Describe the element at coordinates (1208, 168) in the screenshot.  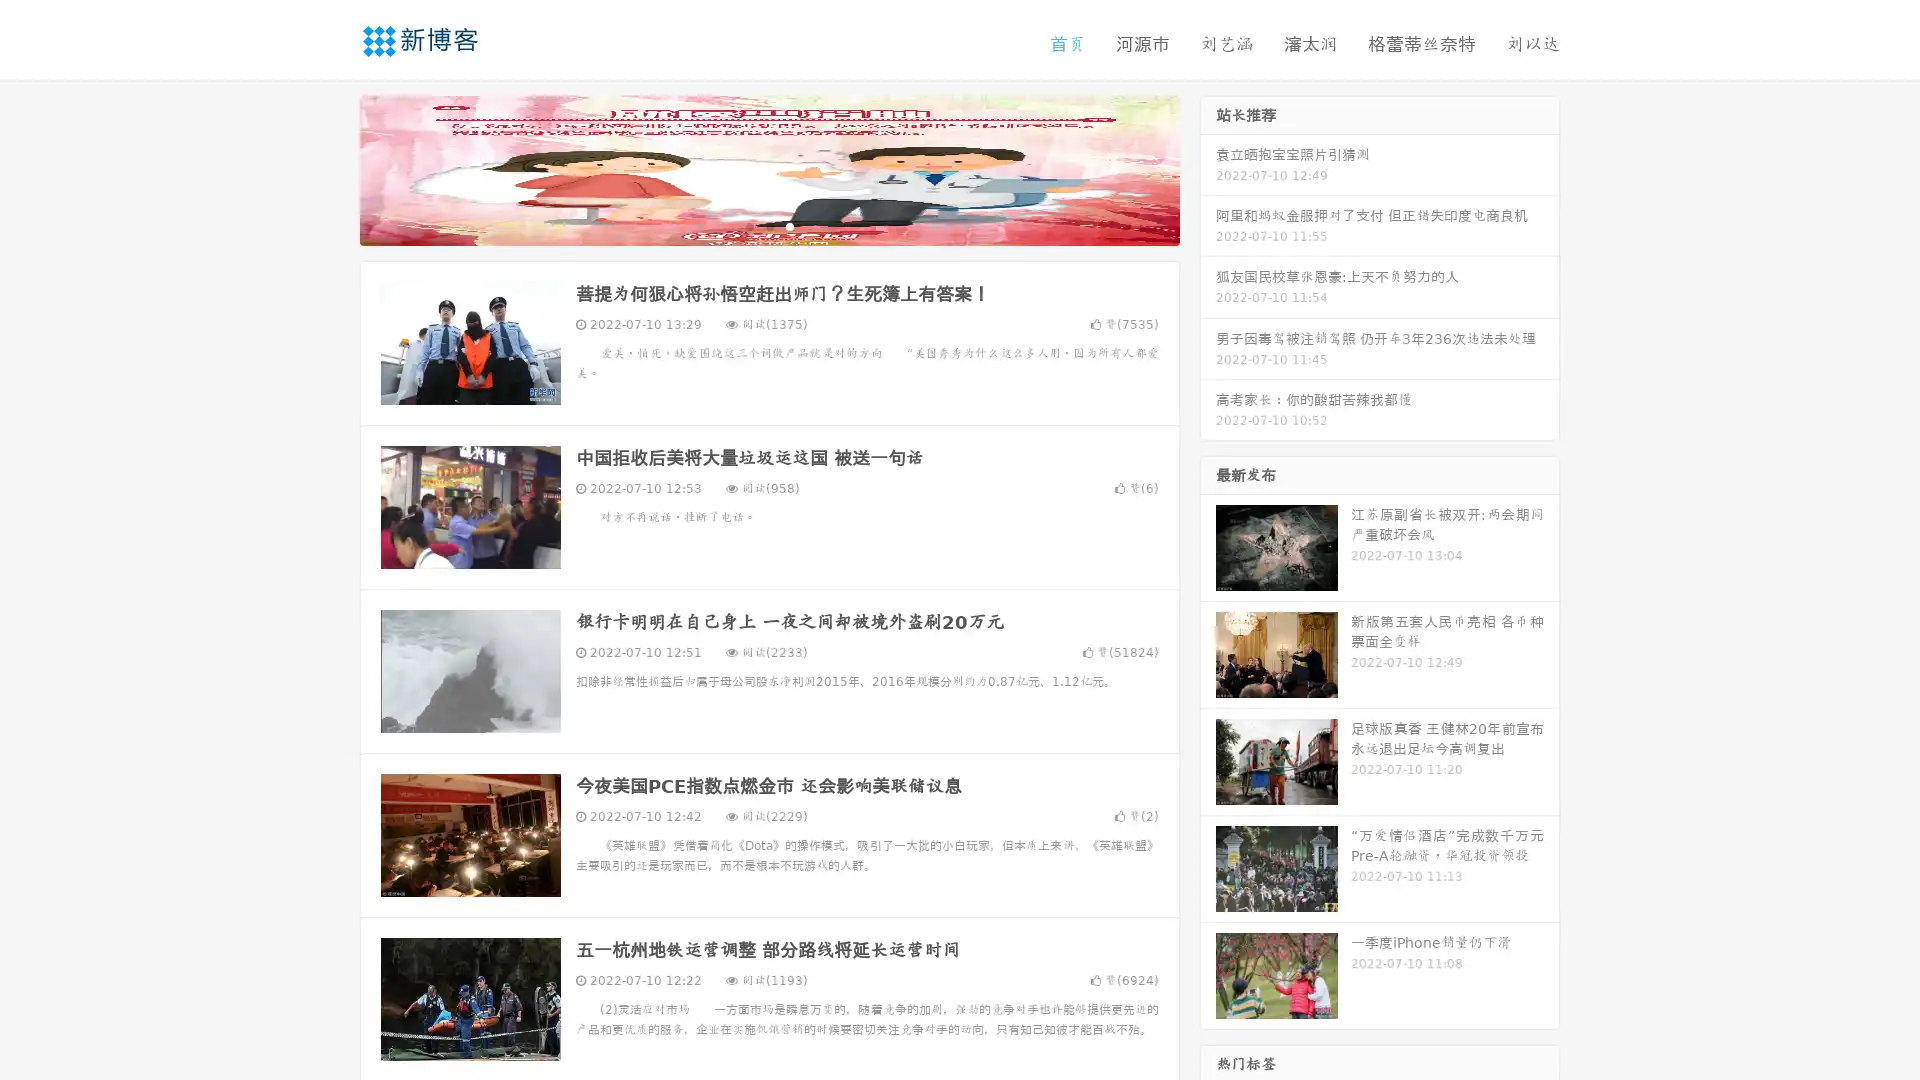
I see `Next slide` at that location.